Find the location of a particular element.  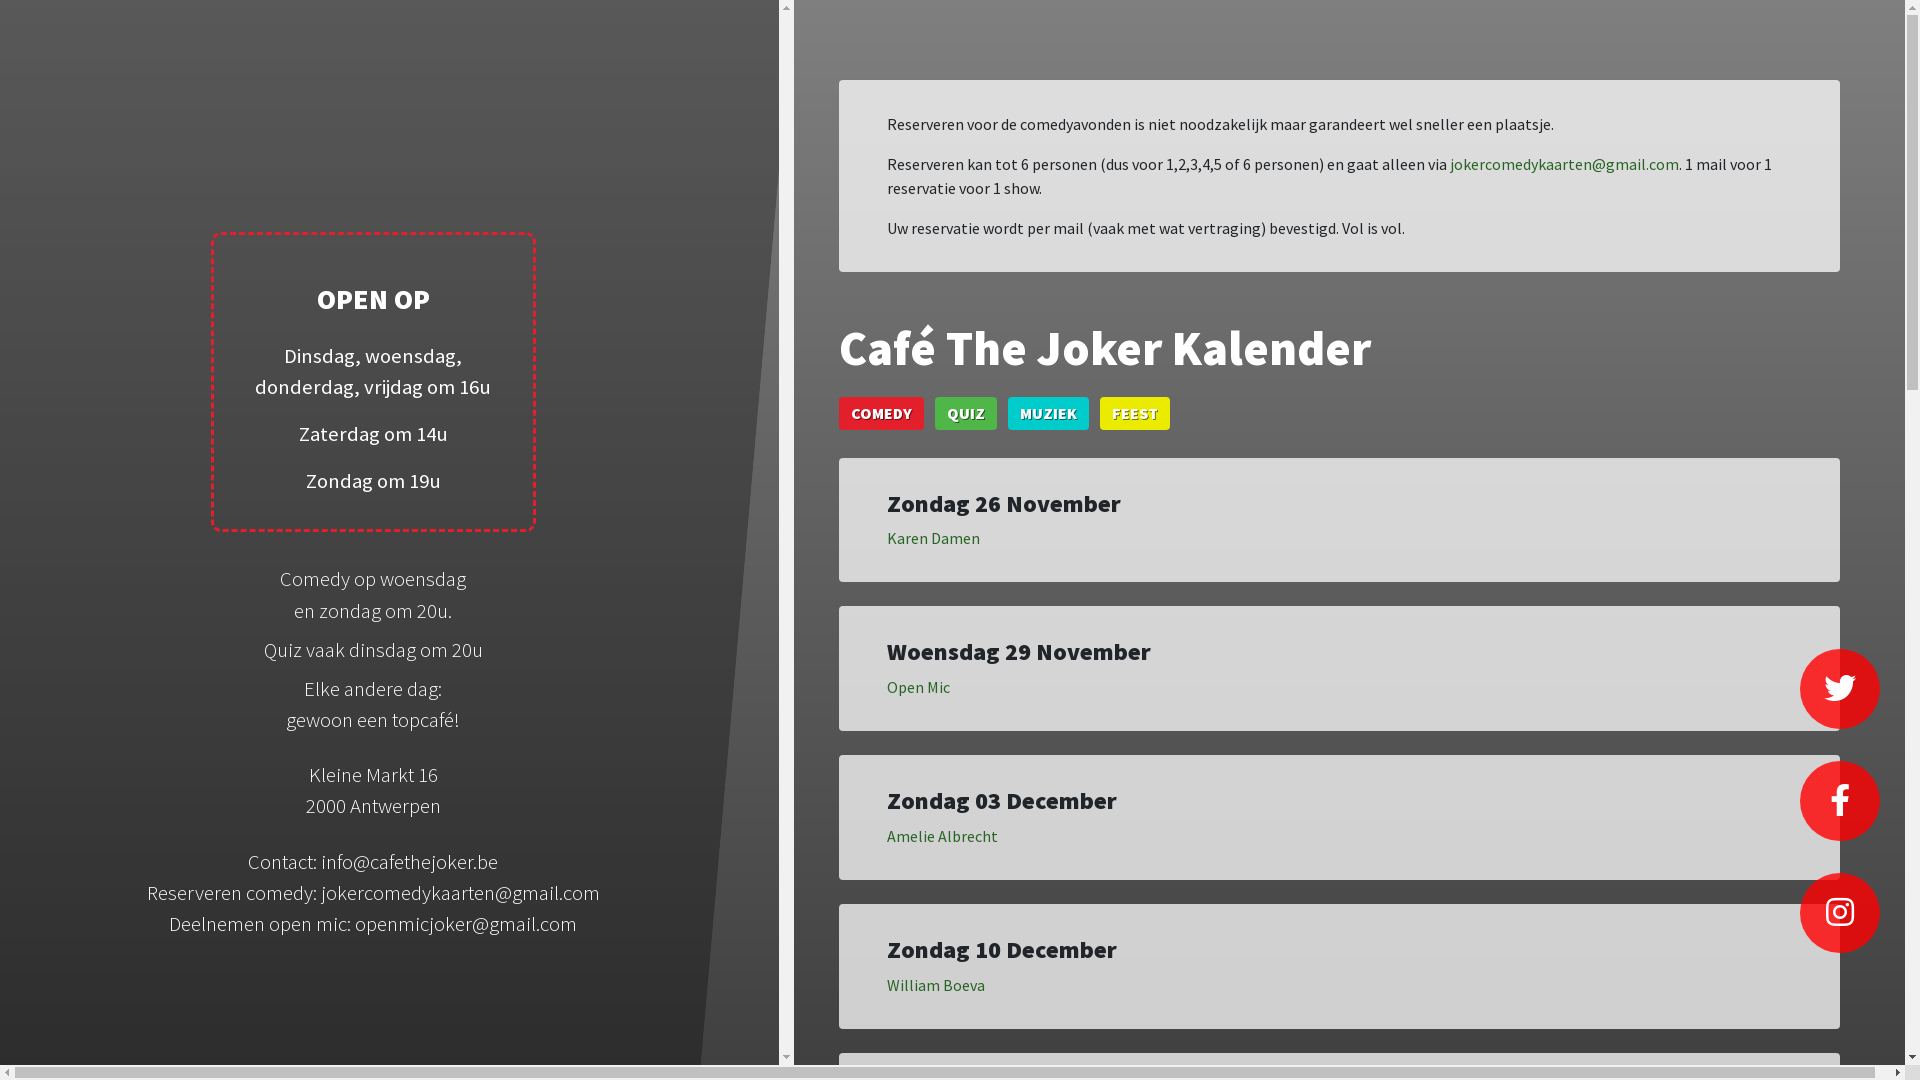

'Open Mic' is located at coordinates (917, 685).